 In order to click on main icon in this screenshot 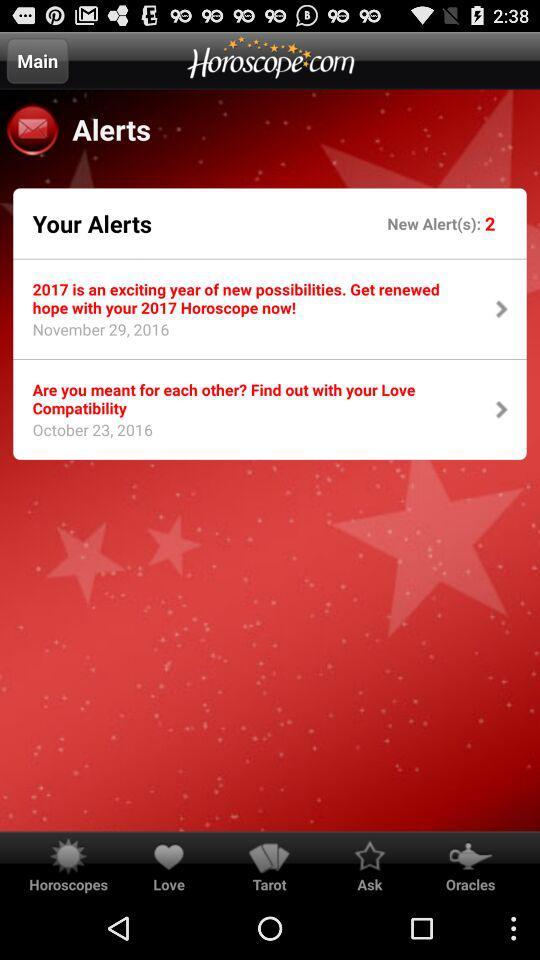, I will do `click(37, 59)`.